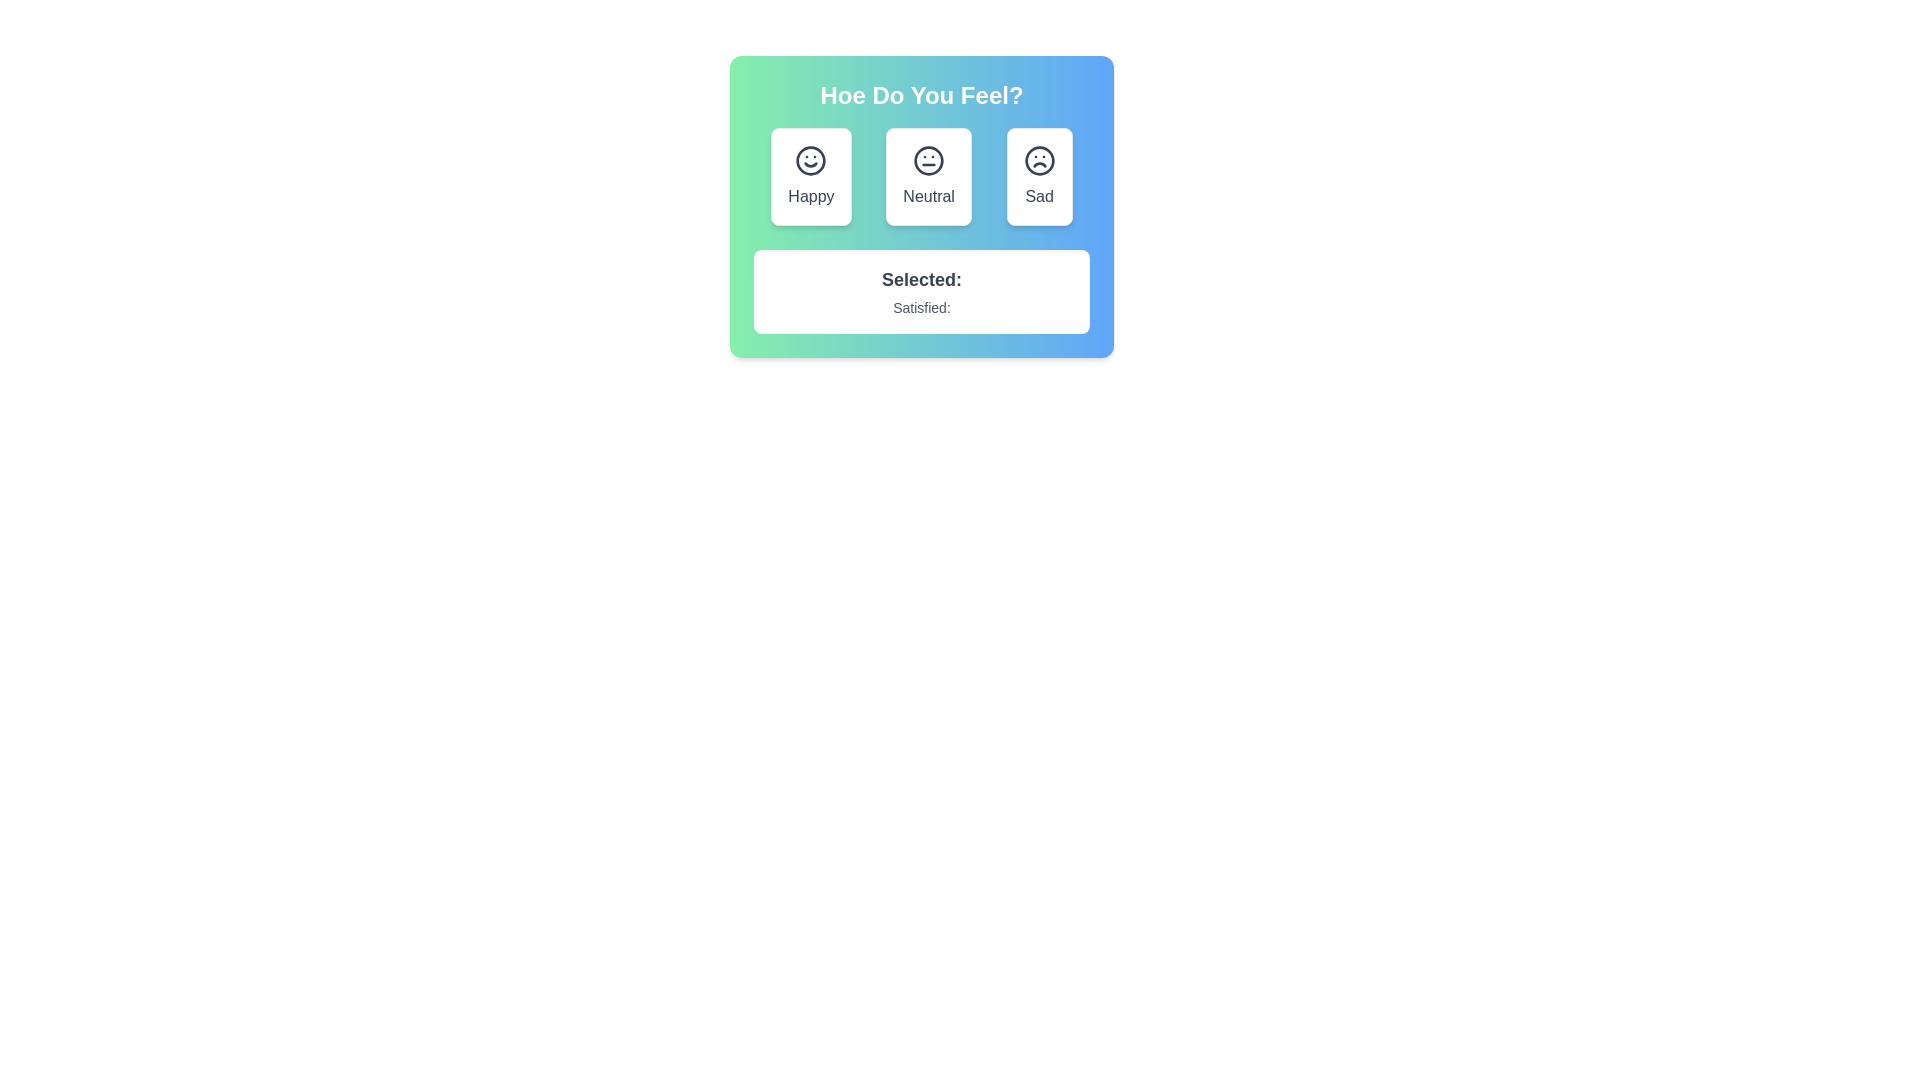 The height and width of the screenshot is (1080, 1920). Describe the element at coordinates (1039, 176) in the screenshot. I see `the emotion button labeled Sad to observe the visual feedback` at that location.